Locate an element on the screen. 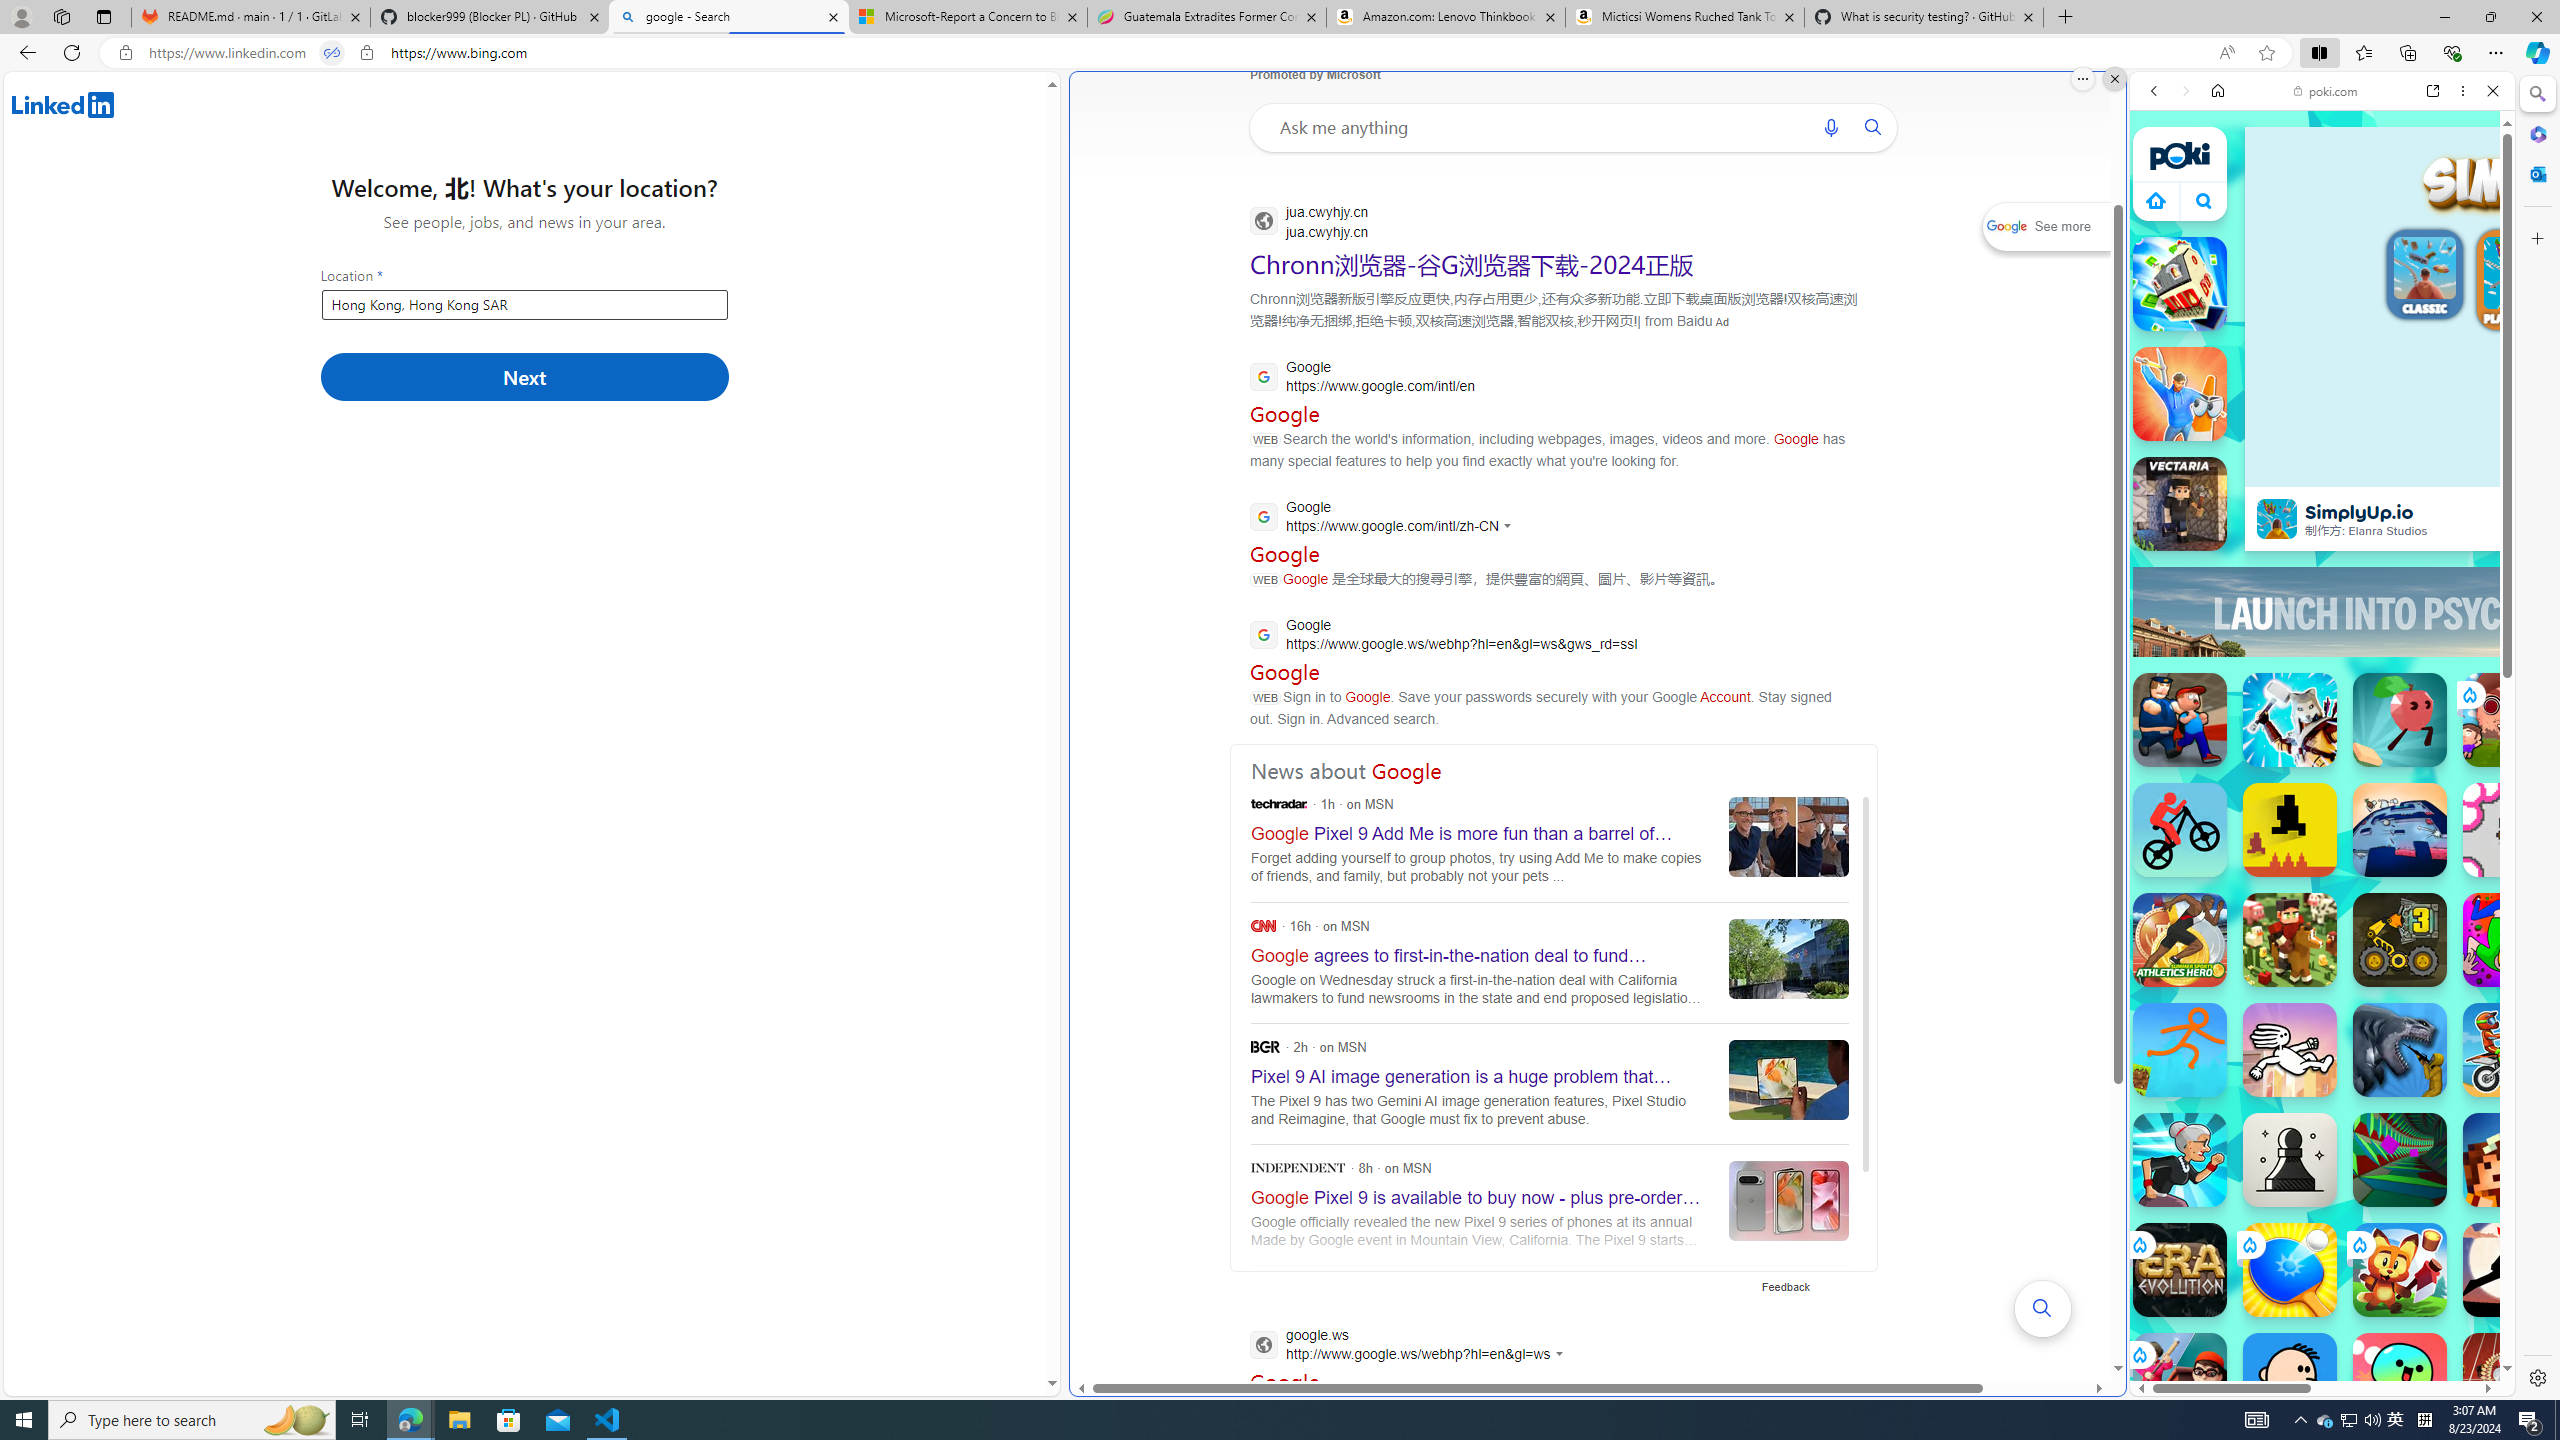 The height and width of the screenshot is (1440, 2560). 'Ping Pong Go! Ping Pong Go!' is located at coordinates (2288, 1269).